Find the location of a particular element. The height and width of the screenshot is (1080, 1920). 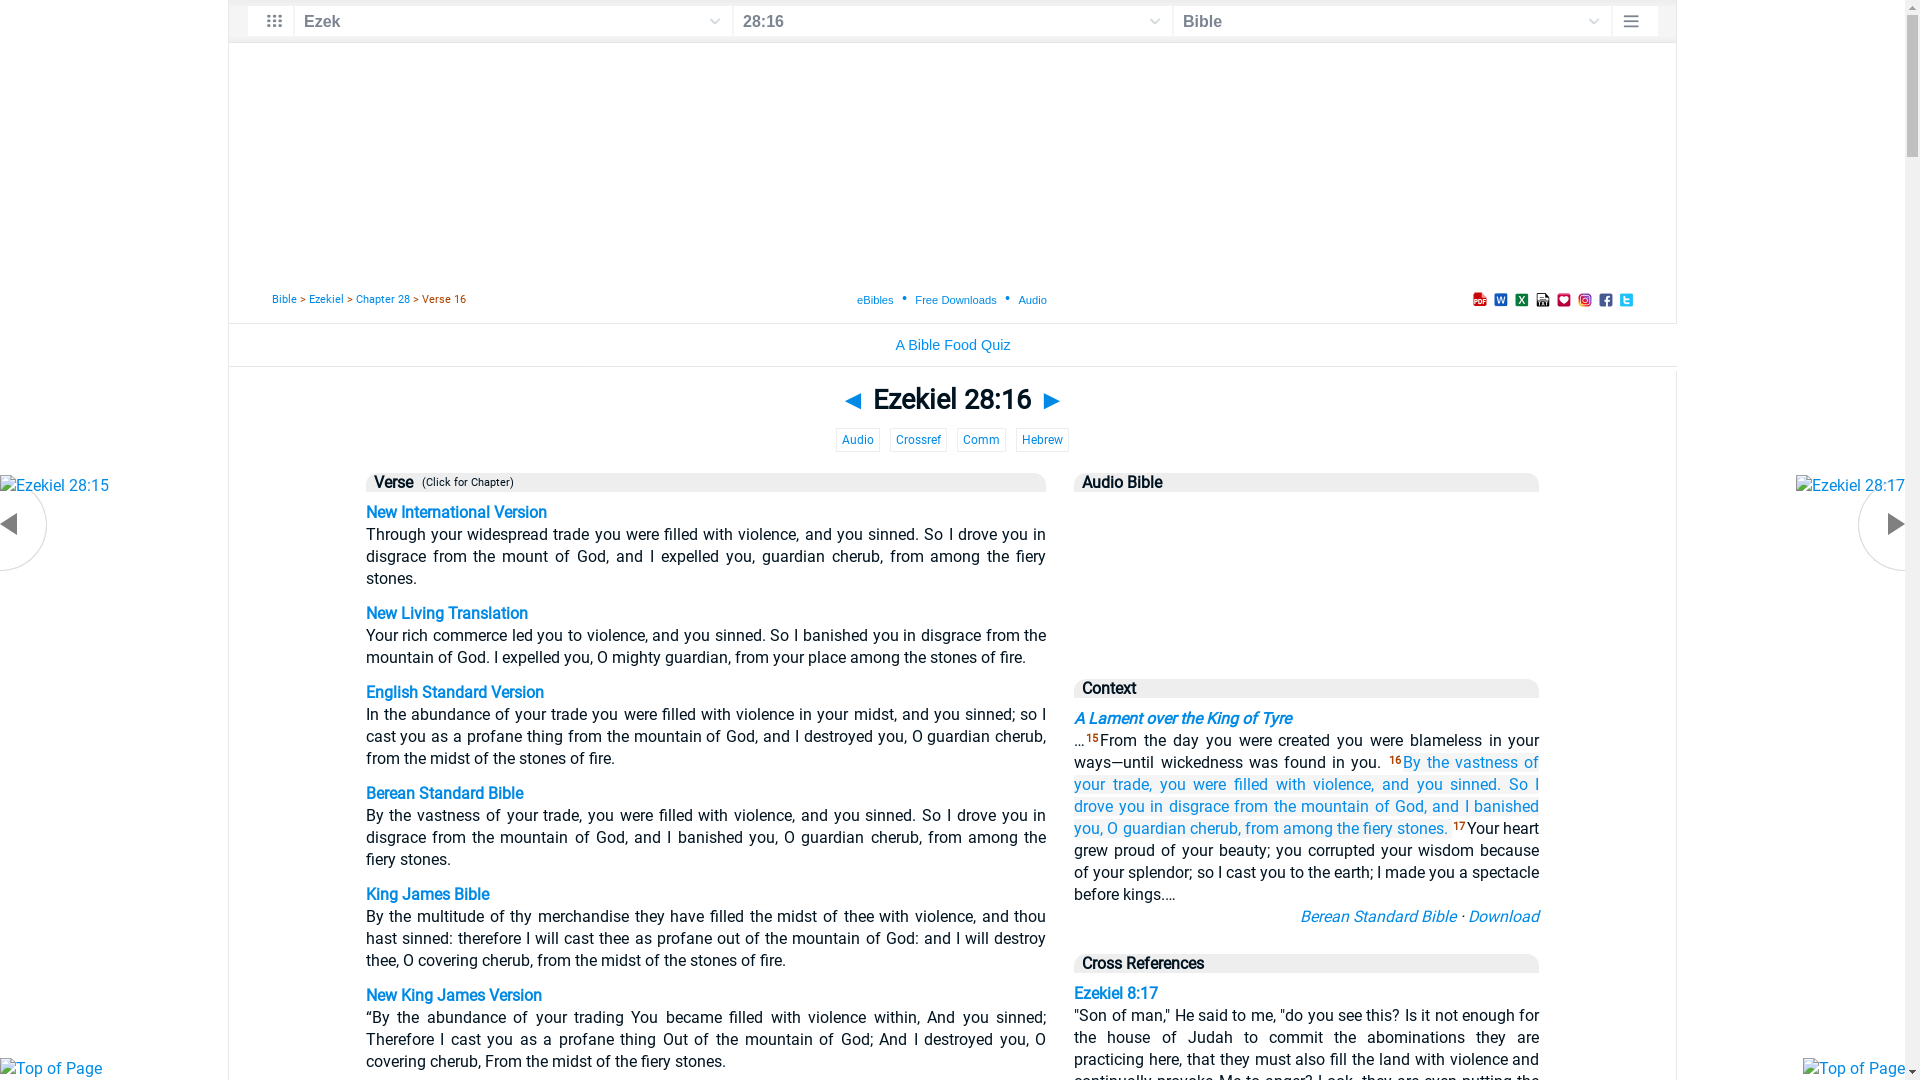

'By the vastness' is located at coordinates (1460, 762).